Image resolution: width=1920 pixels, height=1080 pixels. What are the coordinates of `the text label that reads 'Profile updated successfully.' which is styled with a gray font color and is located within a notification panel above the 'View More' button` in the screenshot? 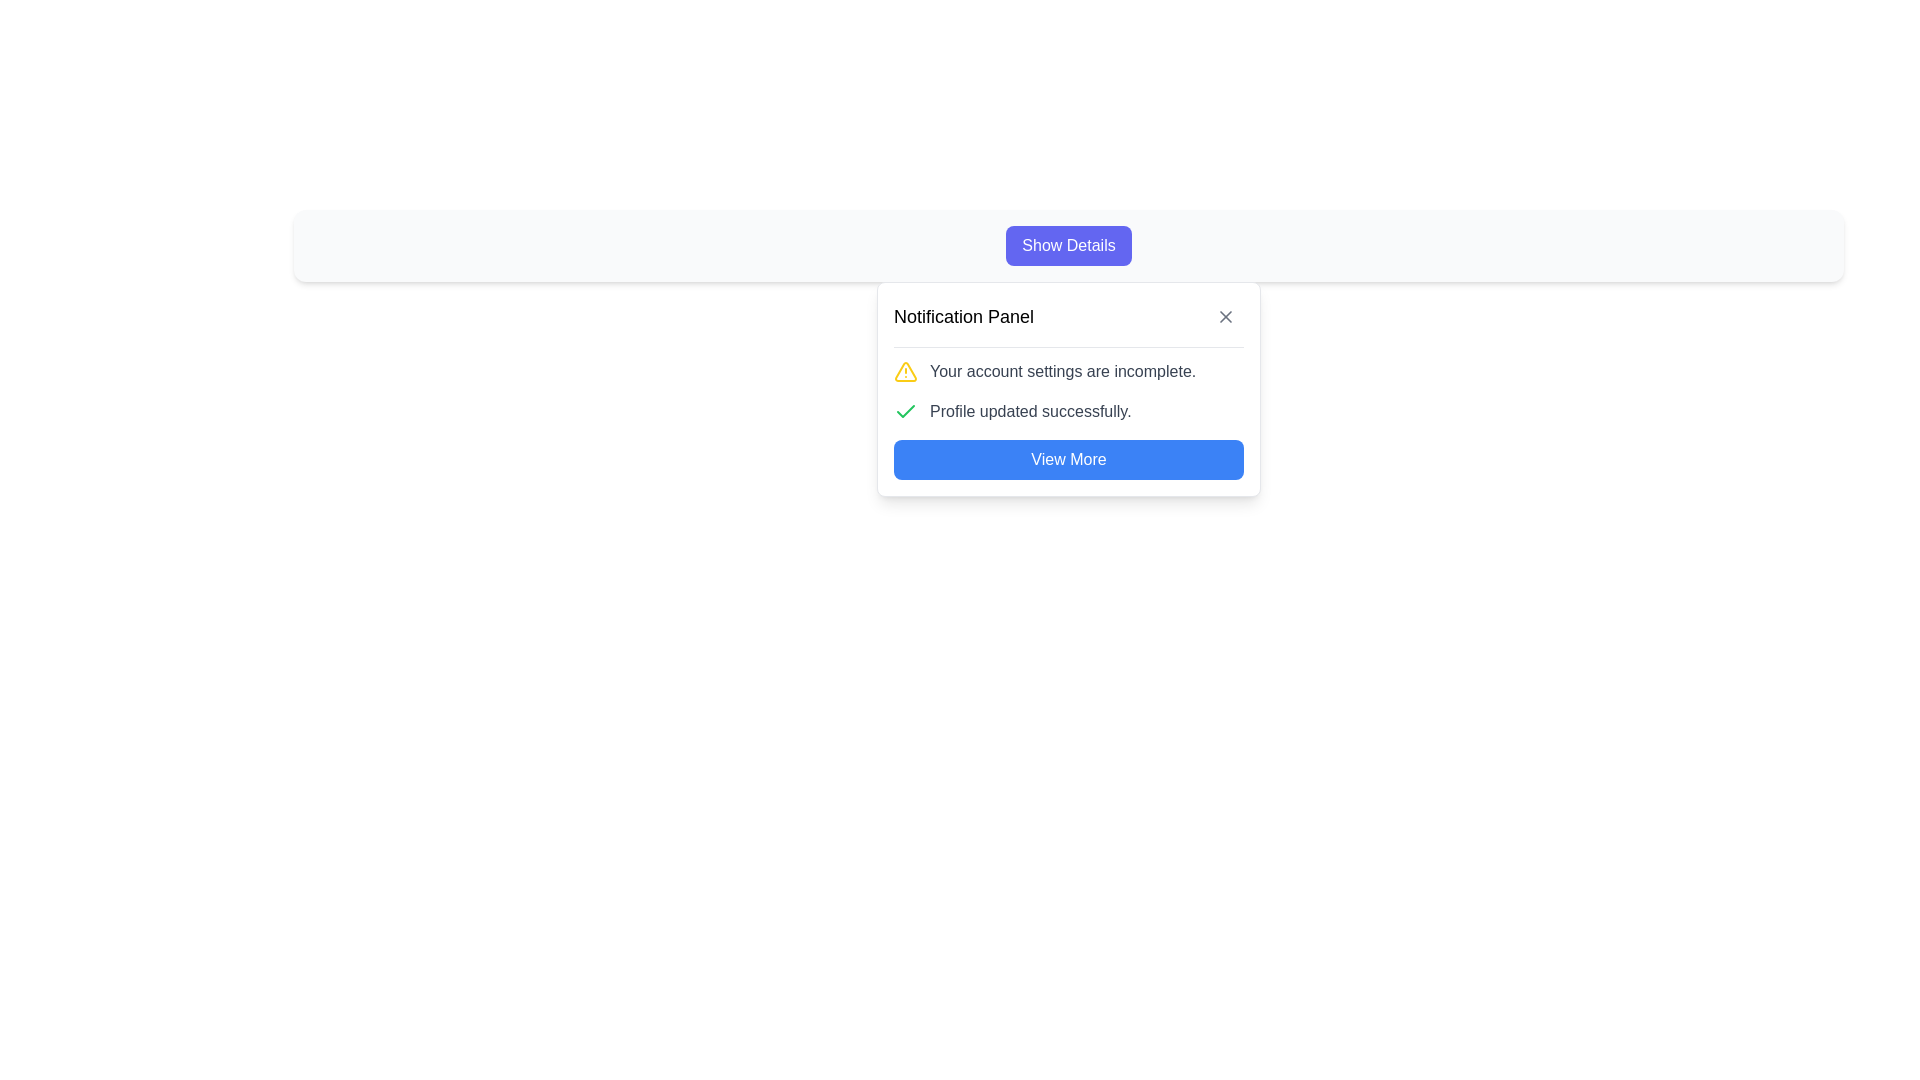 It's located at (1030, 411).